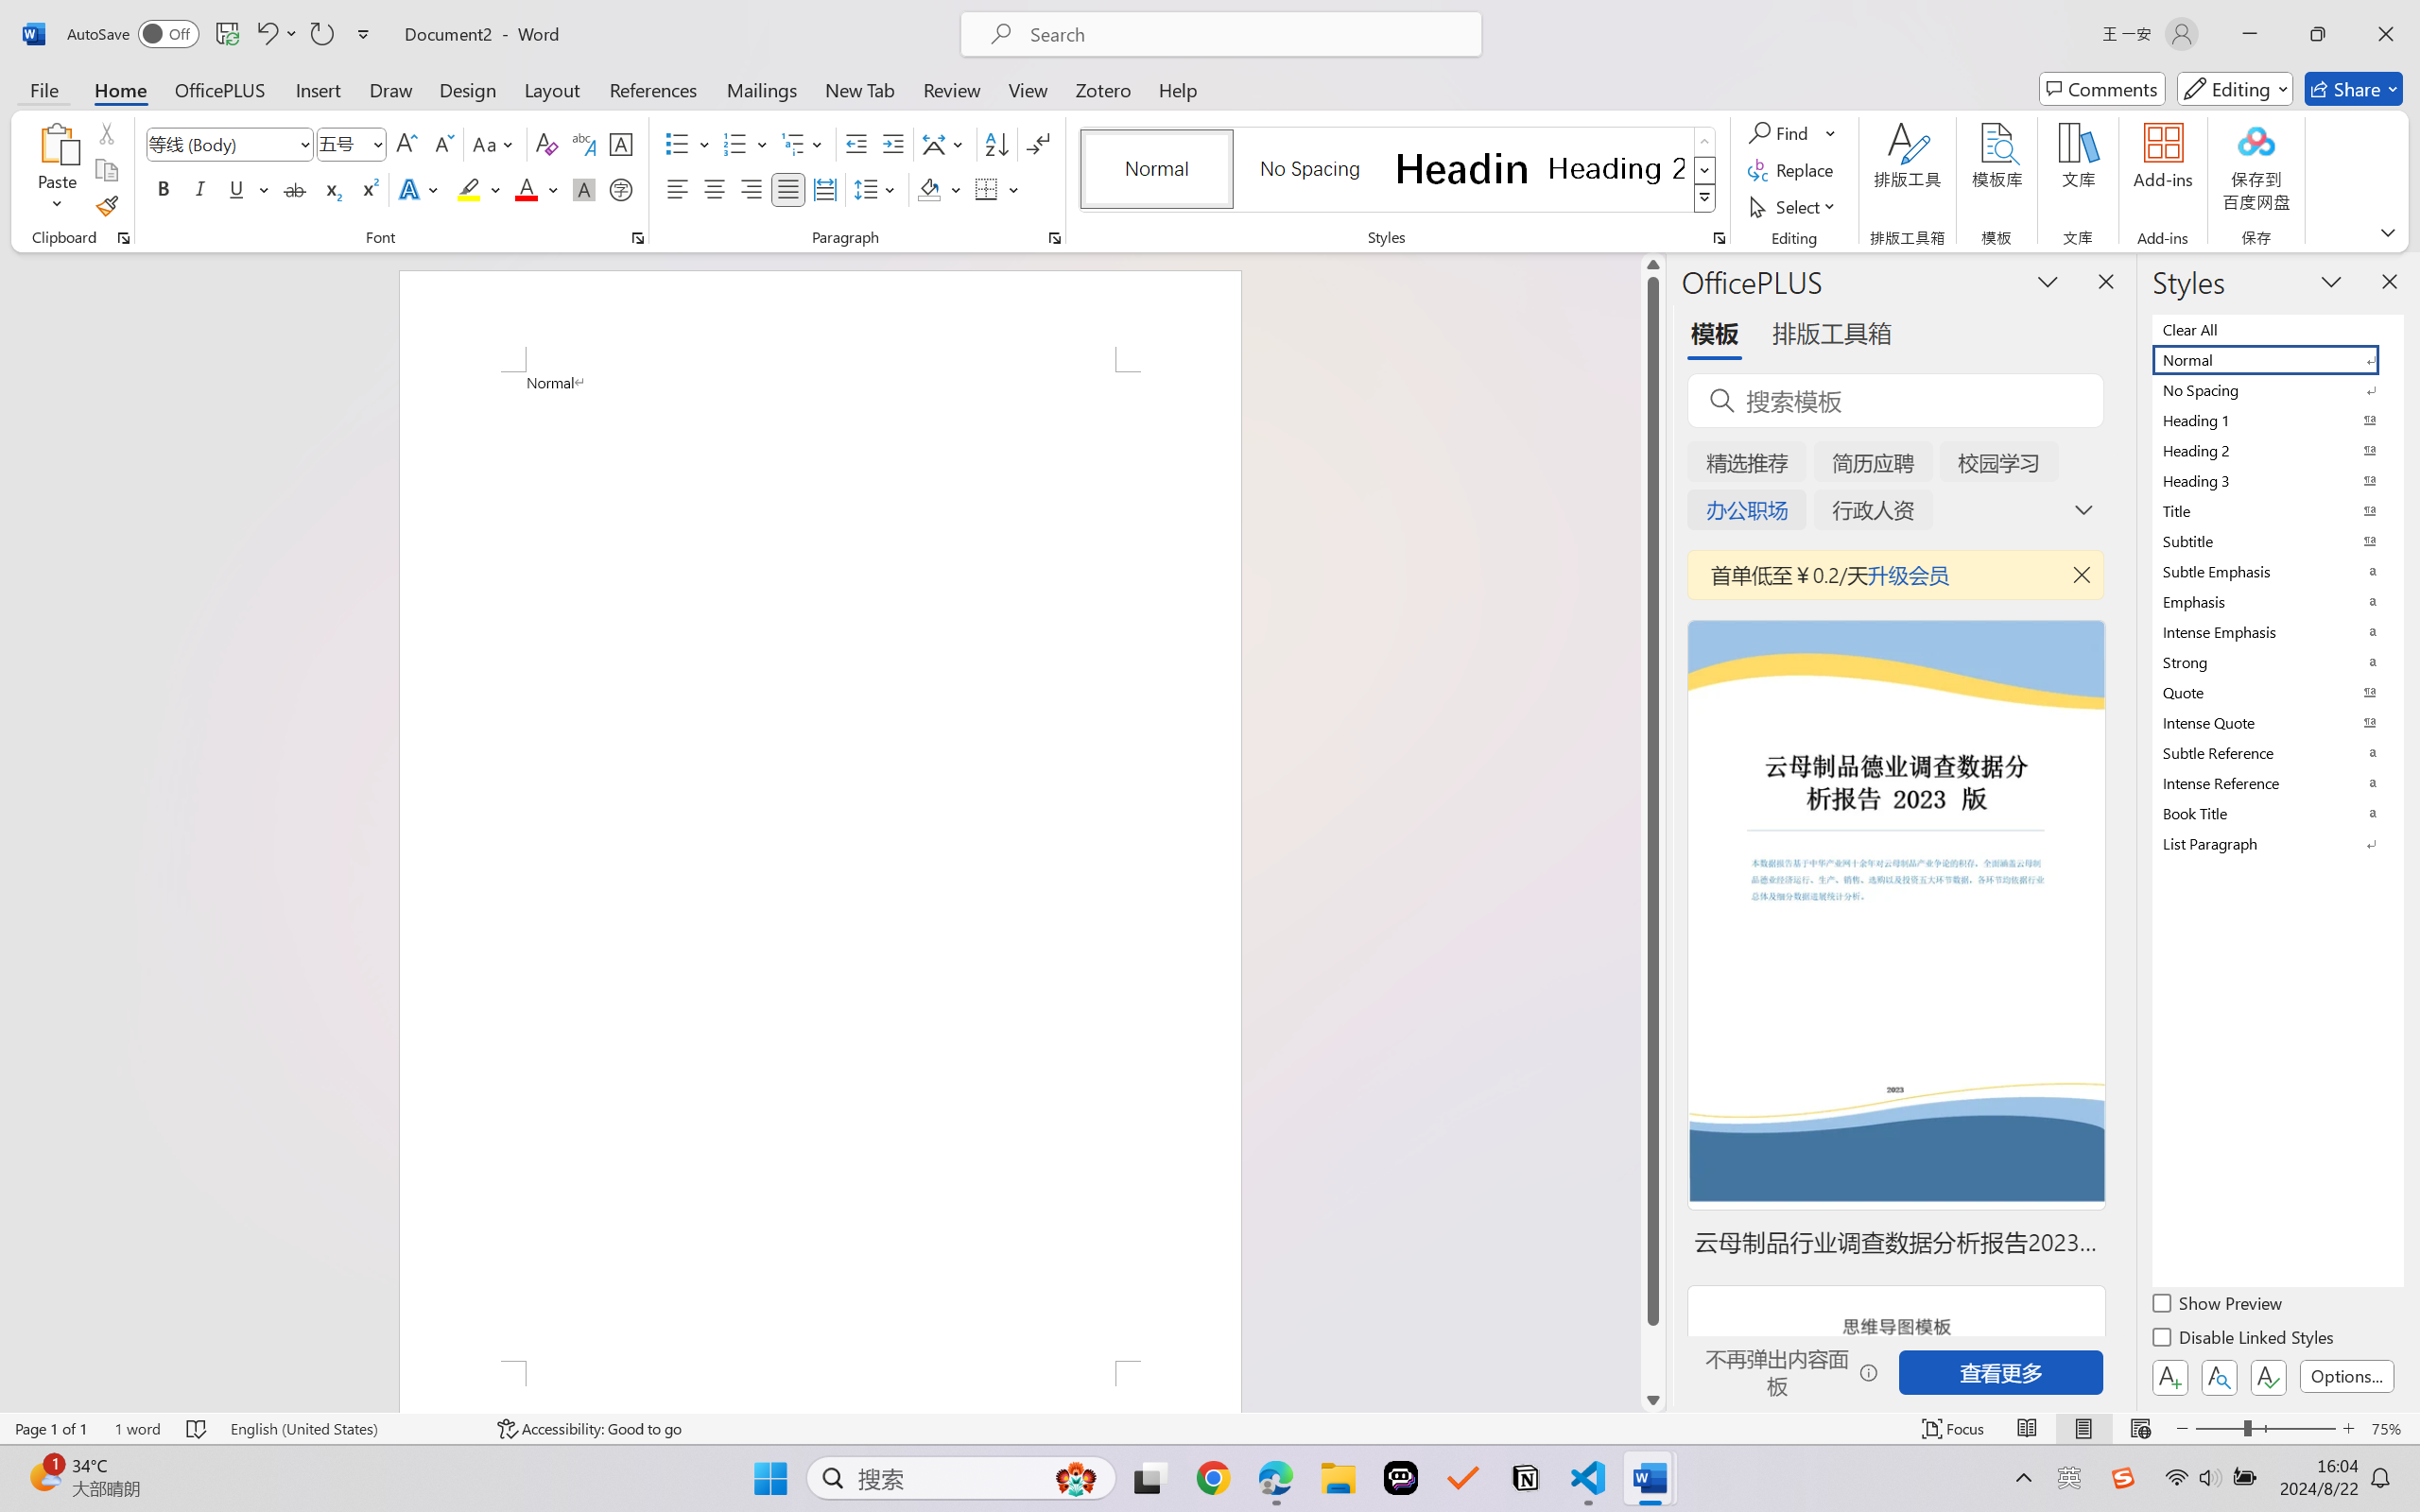  Describe the element at coordinates (122, 237) in the screenshot. I see `'Office Clipboard...'` at that location.